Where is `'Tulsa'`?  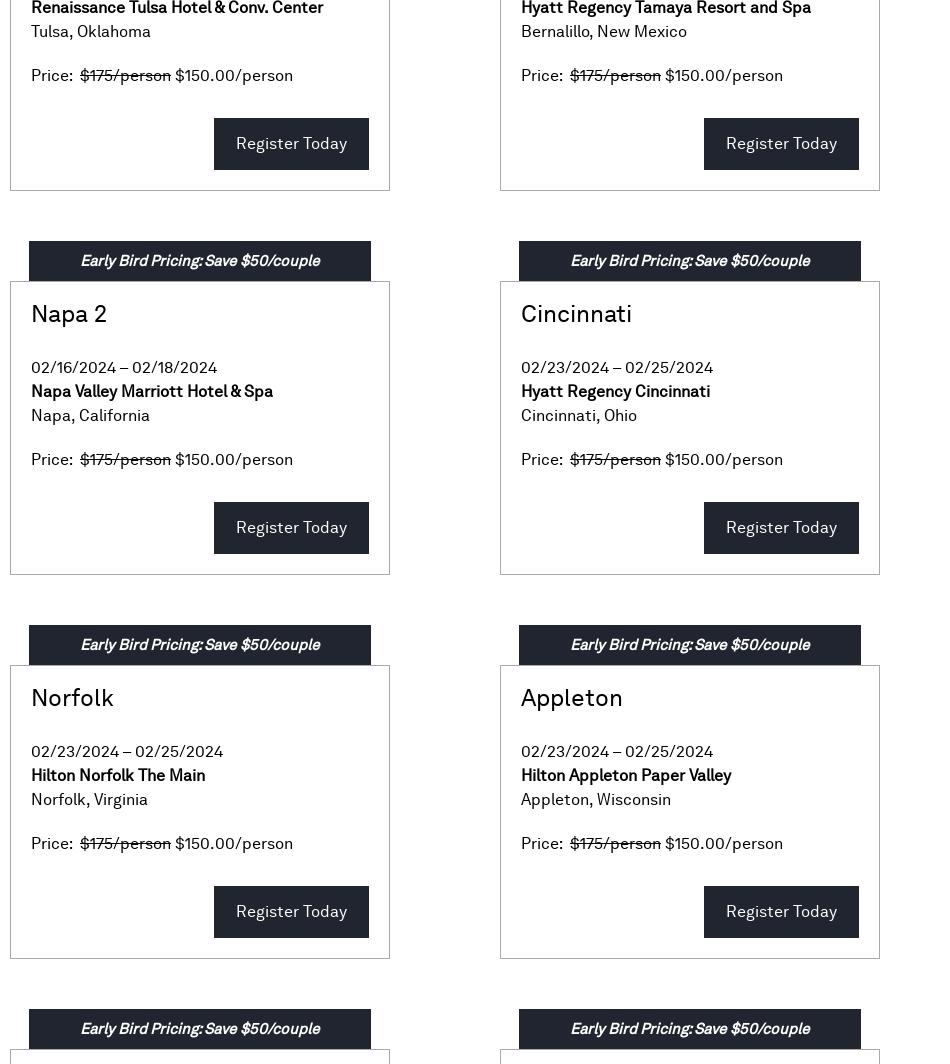
'Tulsa' is located at coordinates (49, 31).